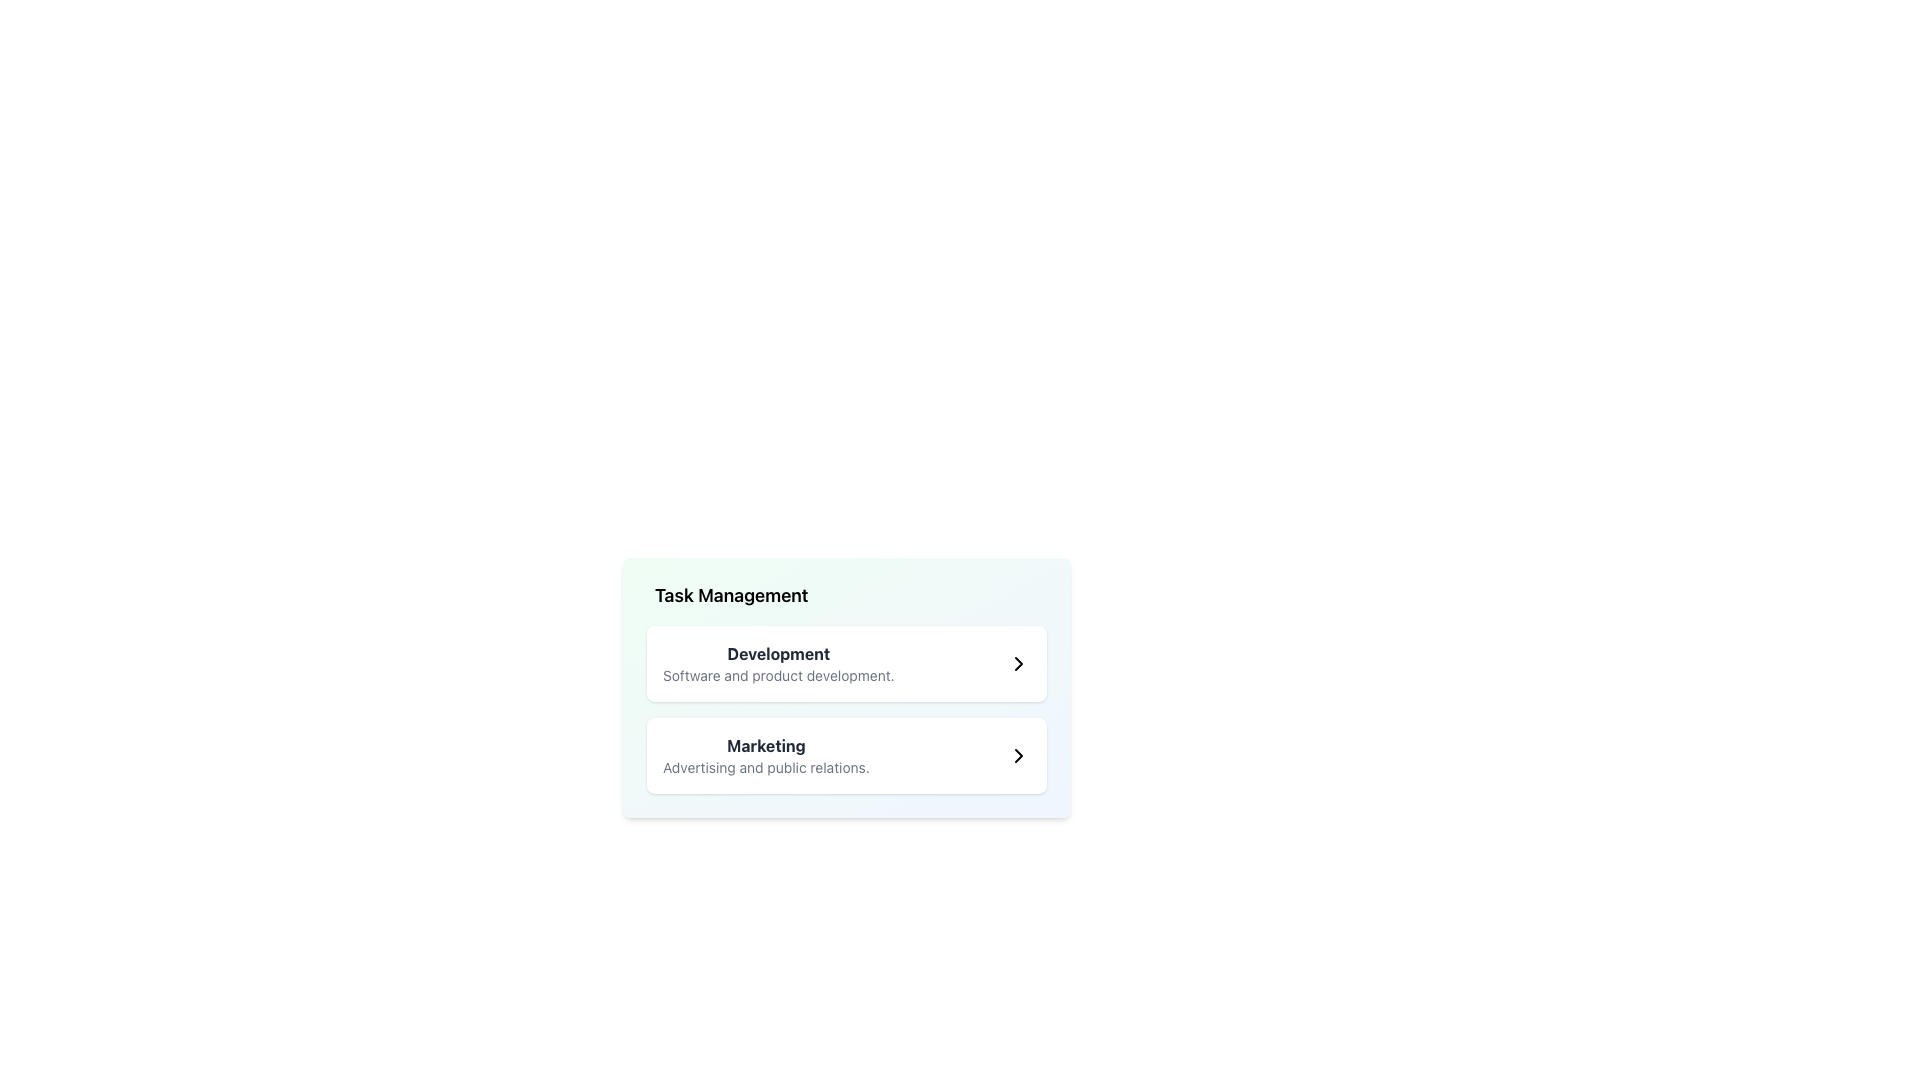 The image size is (1920, 1080). What do you see at coordinates (1018, 756) in the screenshot?
I see `the rightward-pointing chevron icon located at the far right of the 'Marketing' card` at bounding box center [1018, 756].